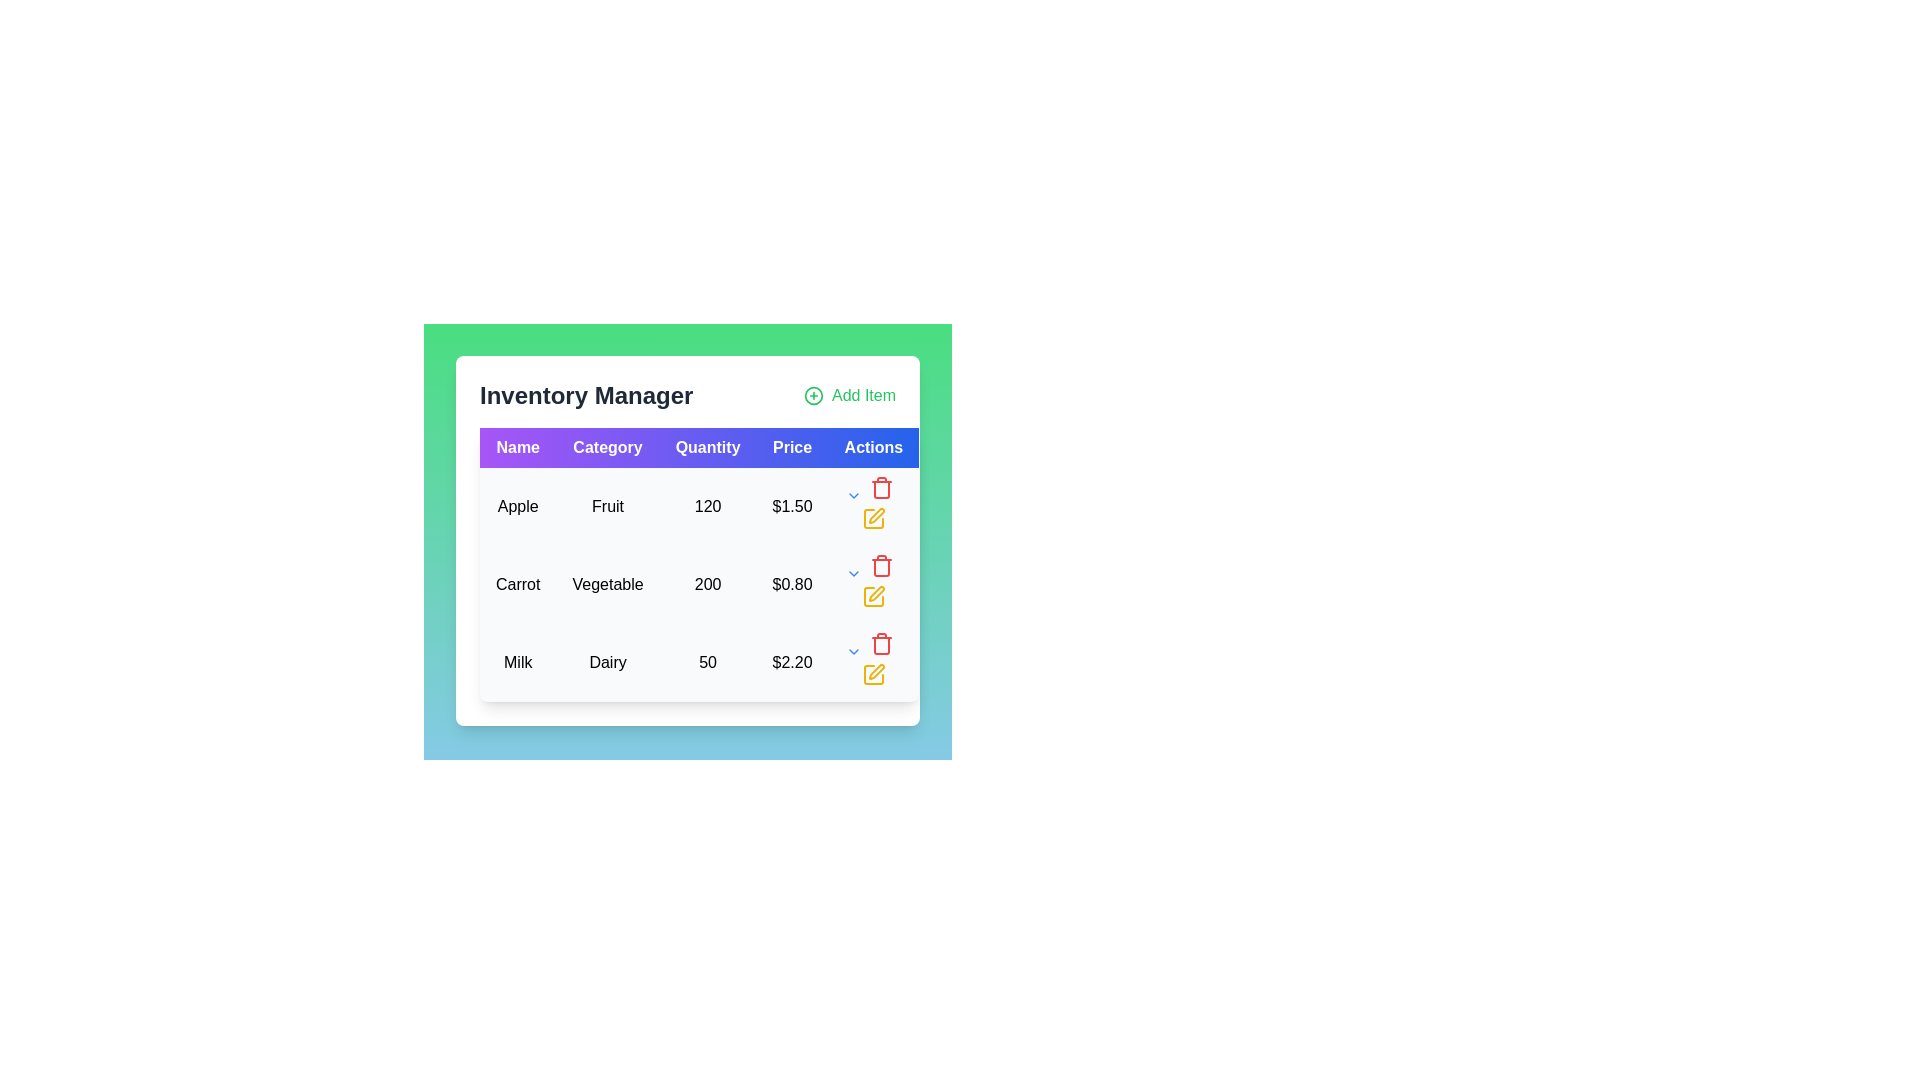  Describe the element at coordinates (853, 495) in the screenshot. I see `the downward-pointing chevron icon in the 'Actions' column of the 'Inventory Manager' table` at that location.